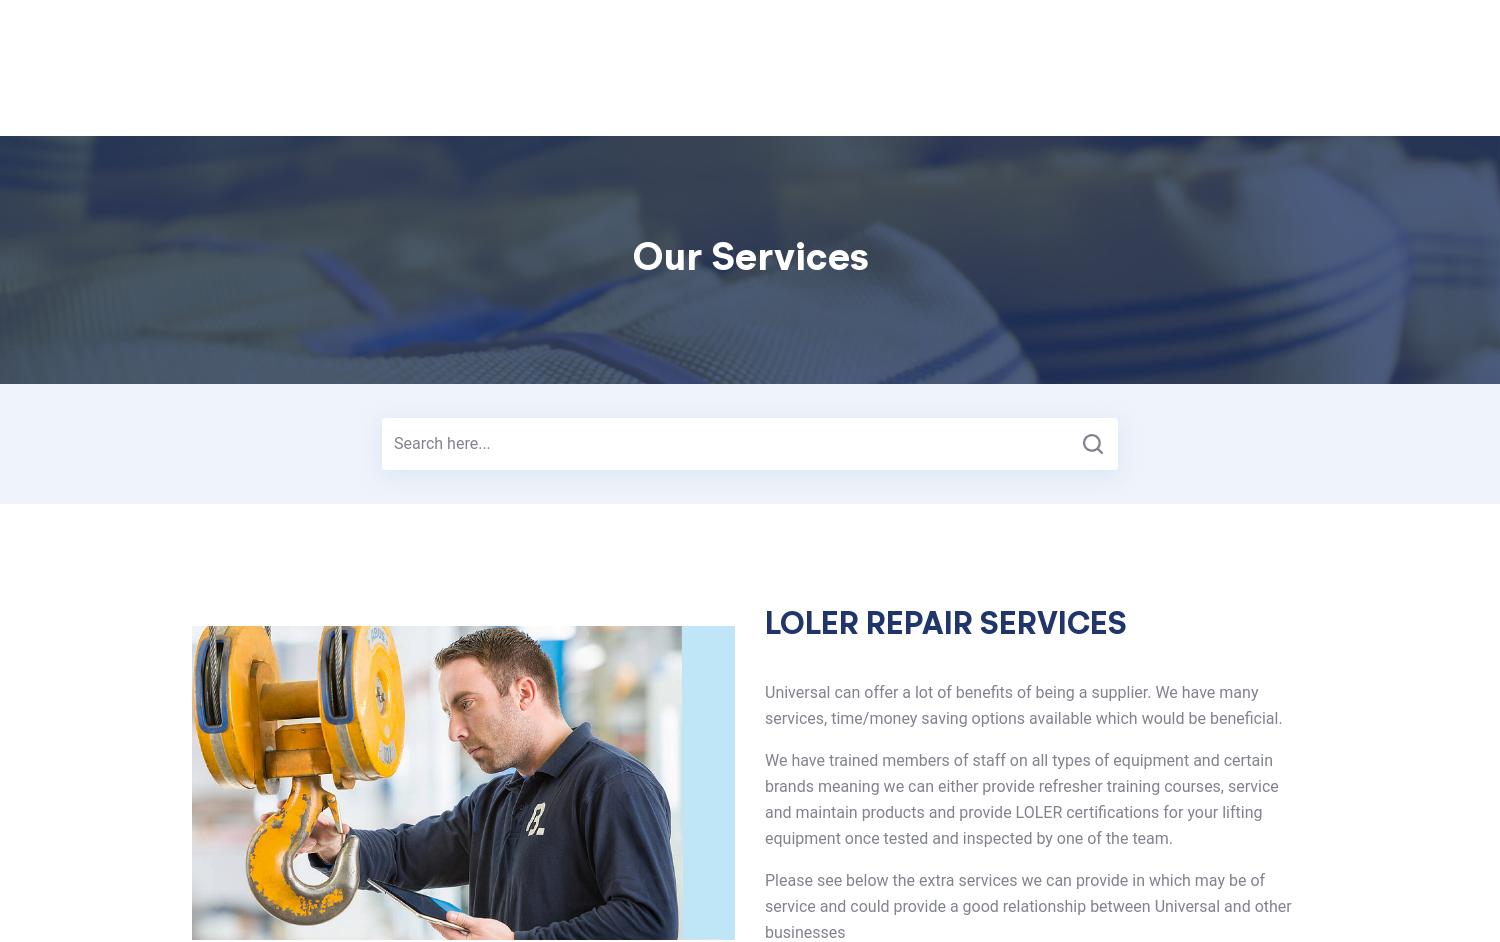 This screenshot has height=942, width=1500. I want to click on 'Request a Call', so click(1282, 42).